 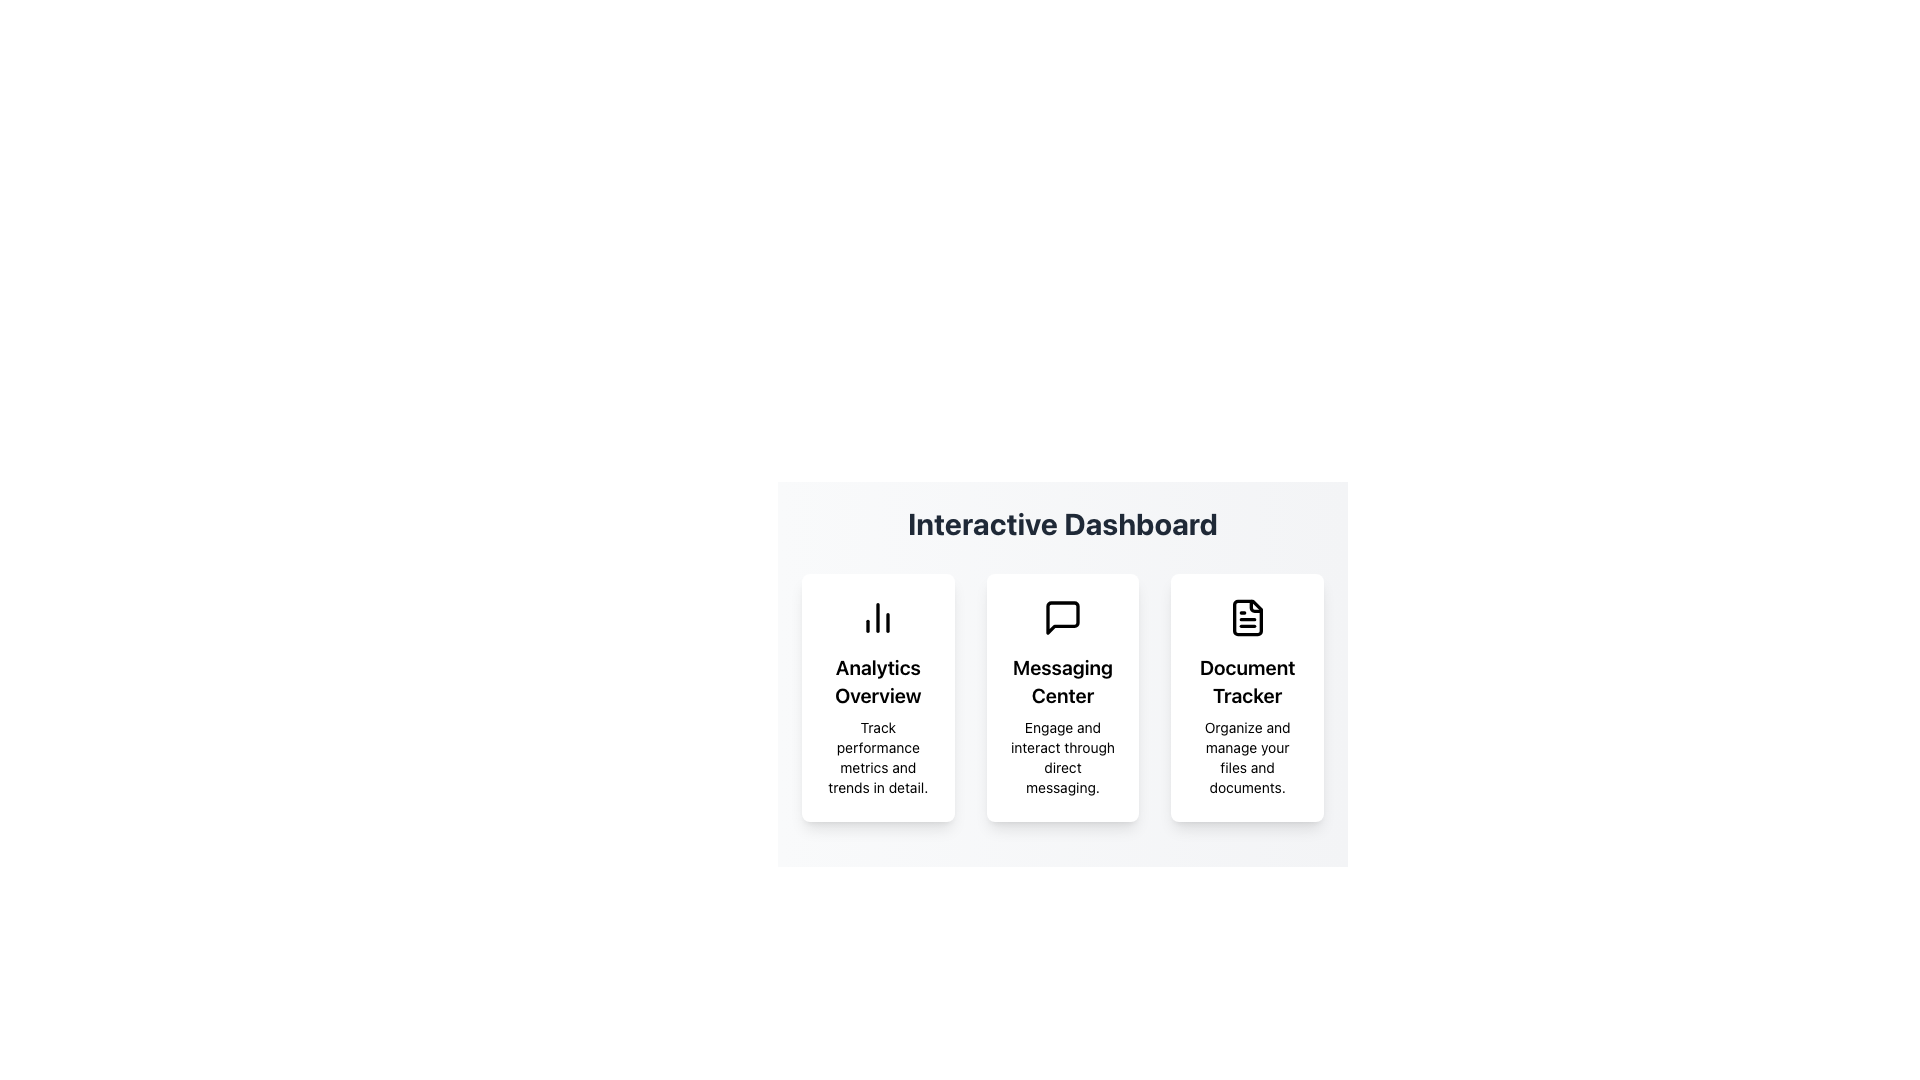 I want to click on the heading text 'Interactive Dashboard' which indicates the function of the interface below it, so click(x=1061, y=523).